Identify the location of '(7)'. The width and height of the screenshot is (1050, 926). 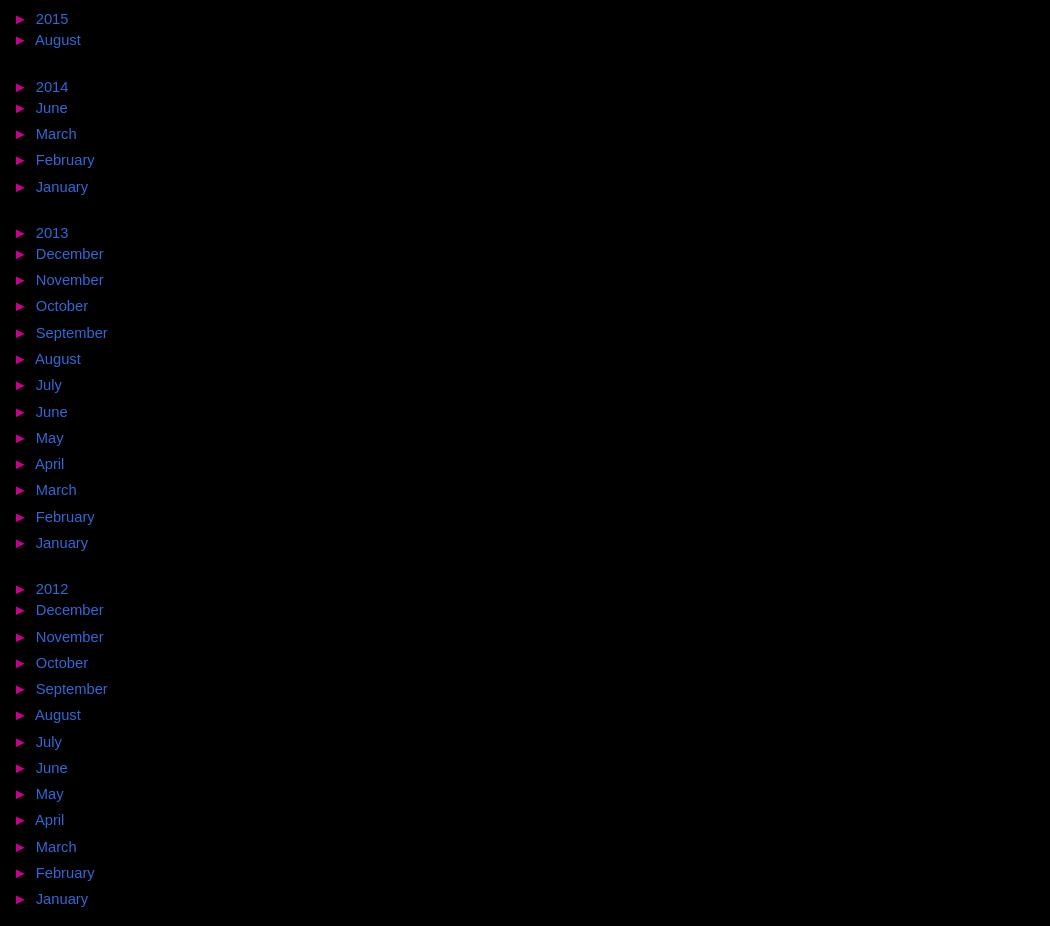
(93, 357).